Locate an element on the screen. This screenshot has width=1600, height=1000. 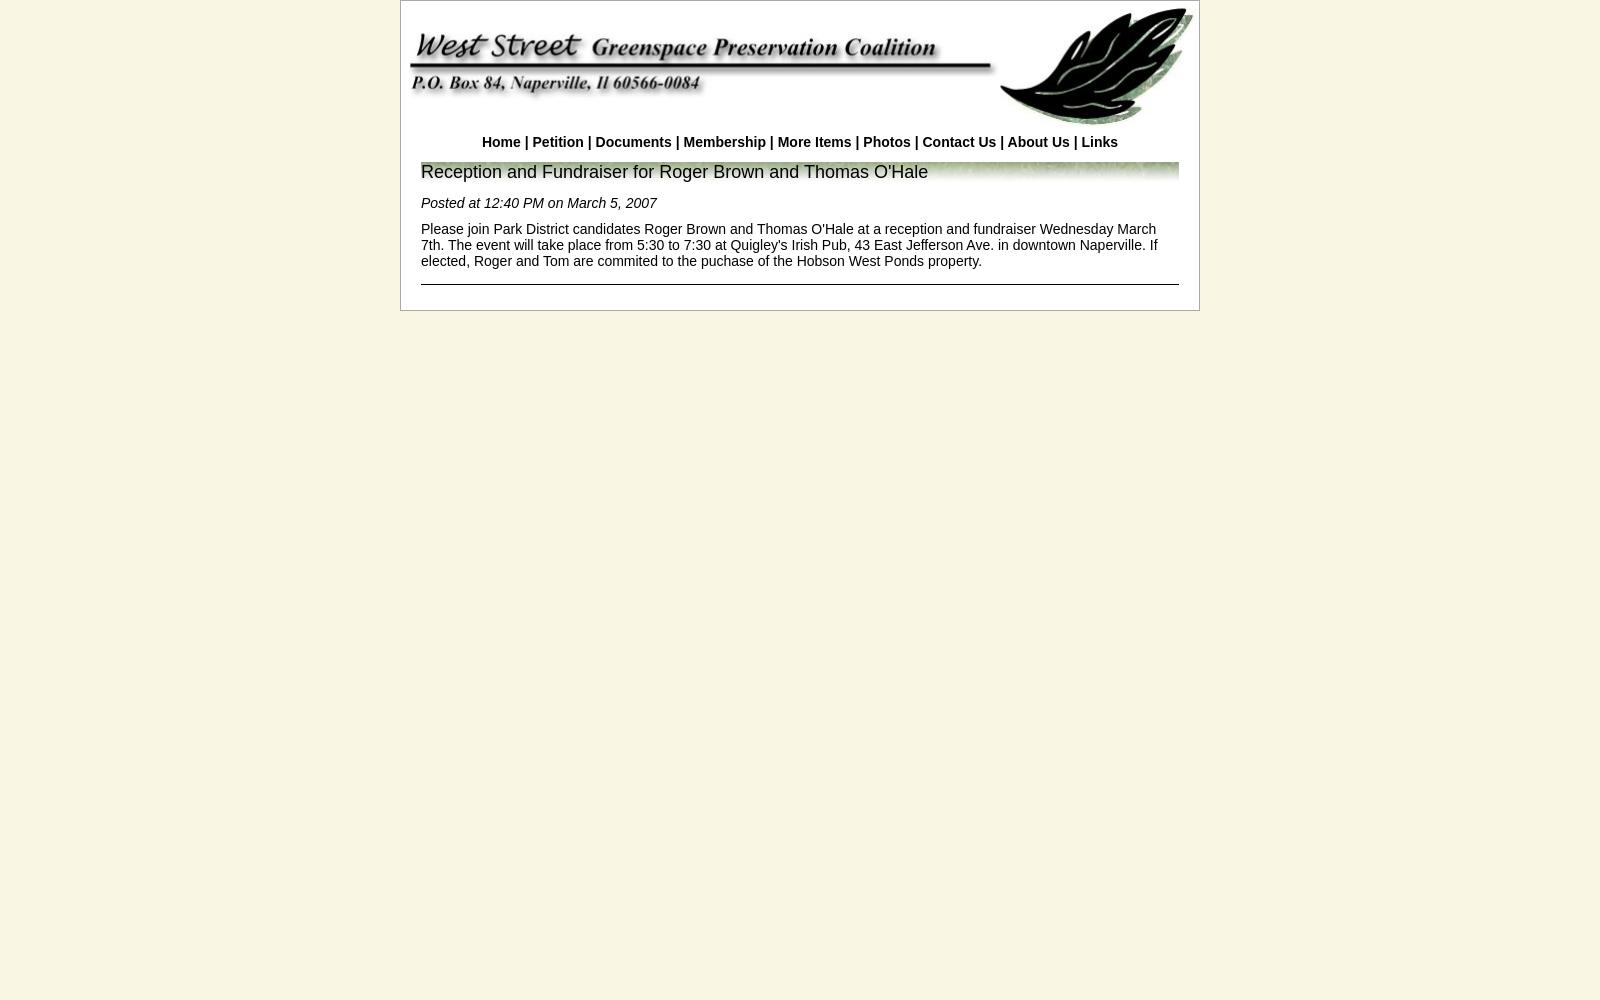
'Posted at 12:40 PM on March  5, 2007' is located at coordinates (537, 202).